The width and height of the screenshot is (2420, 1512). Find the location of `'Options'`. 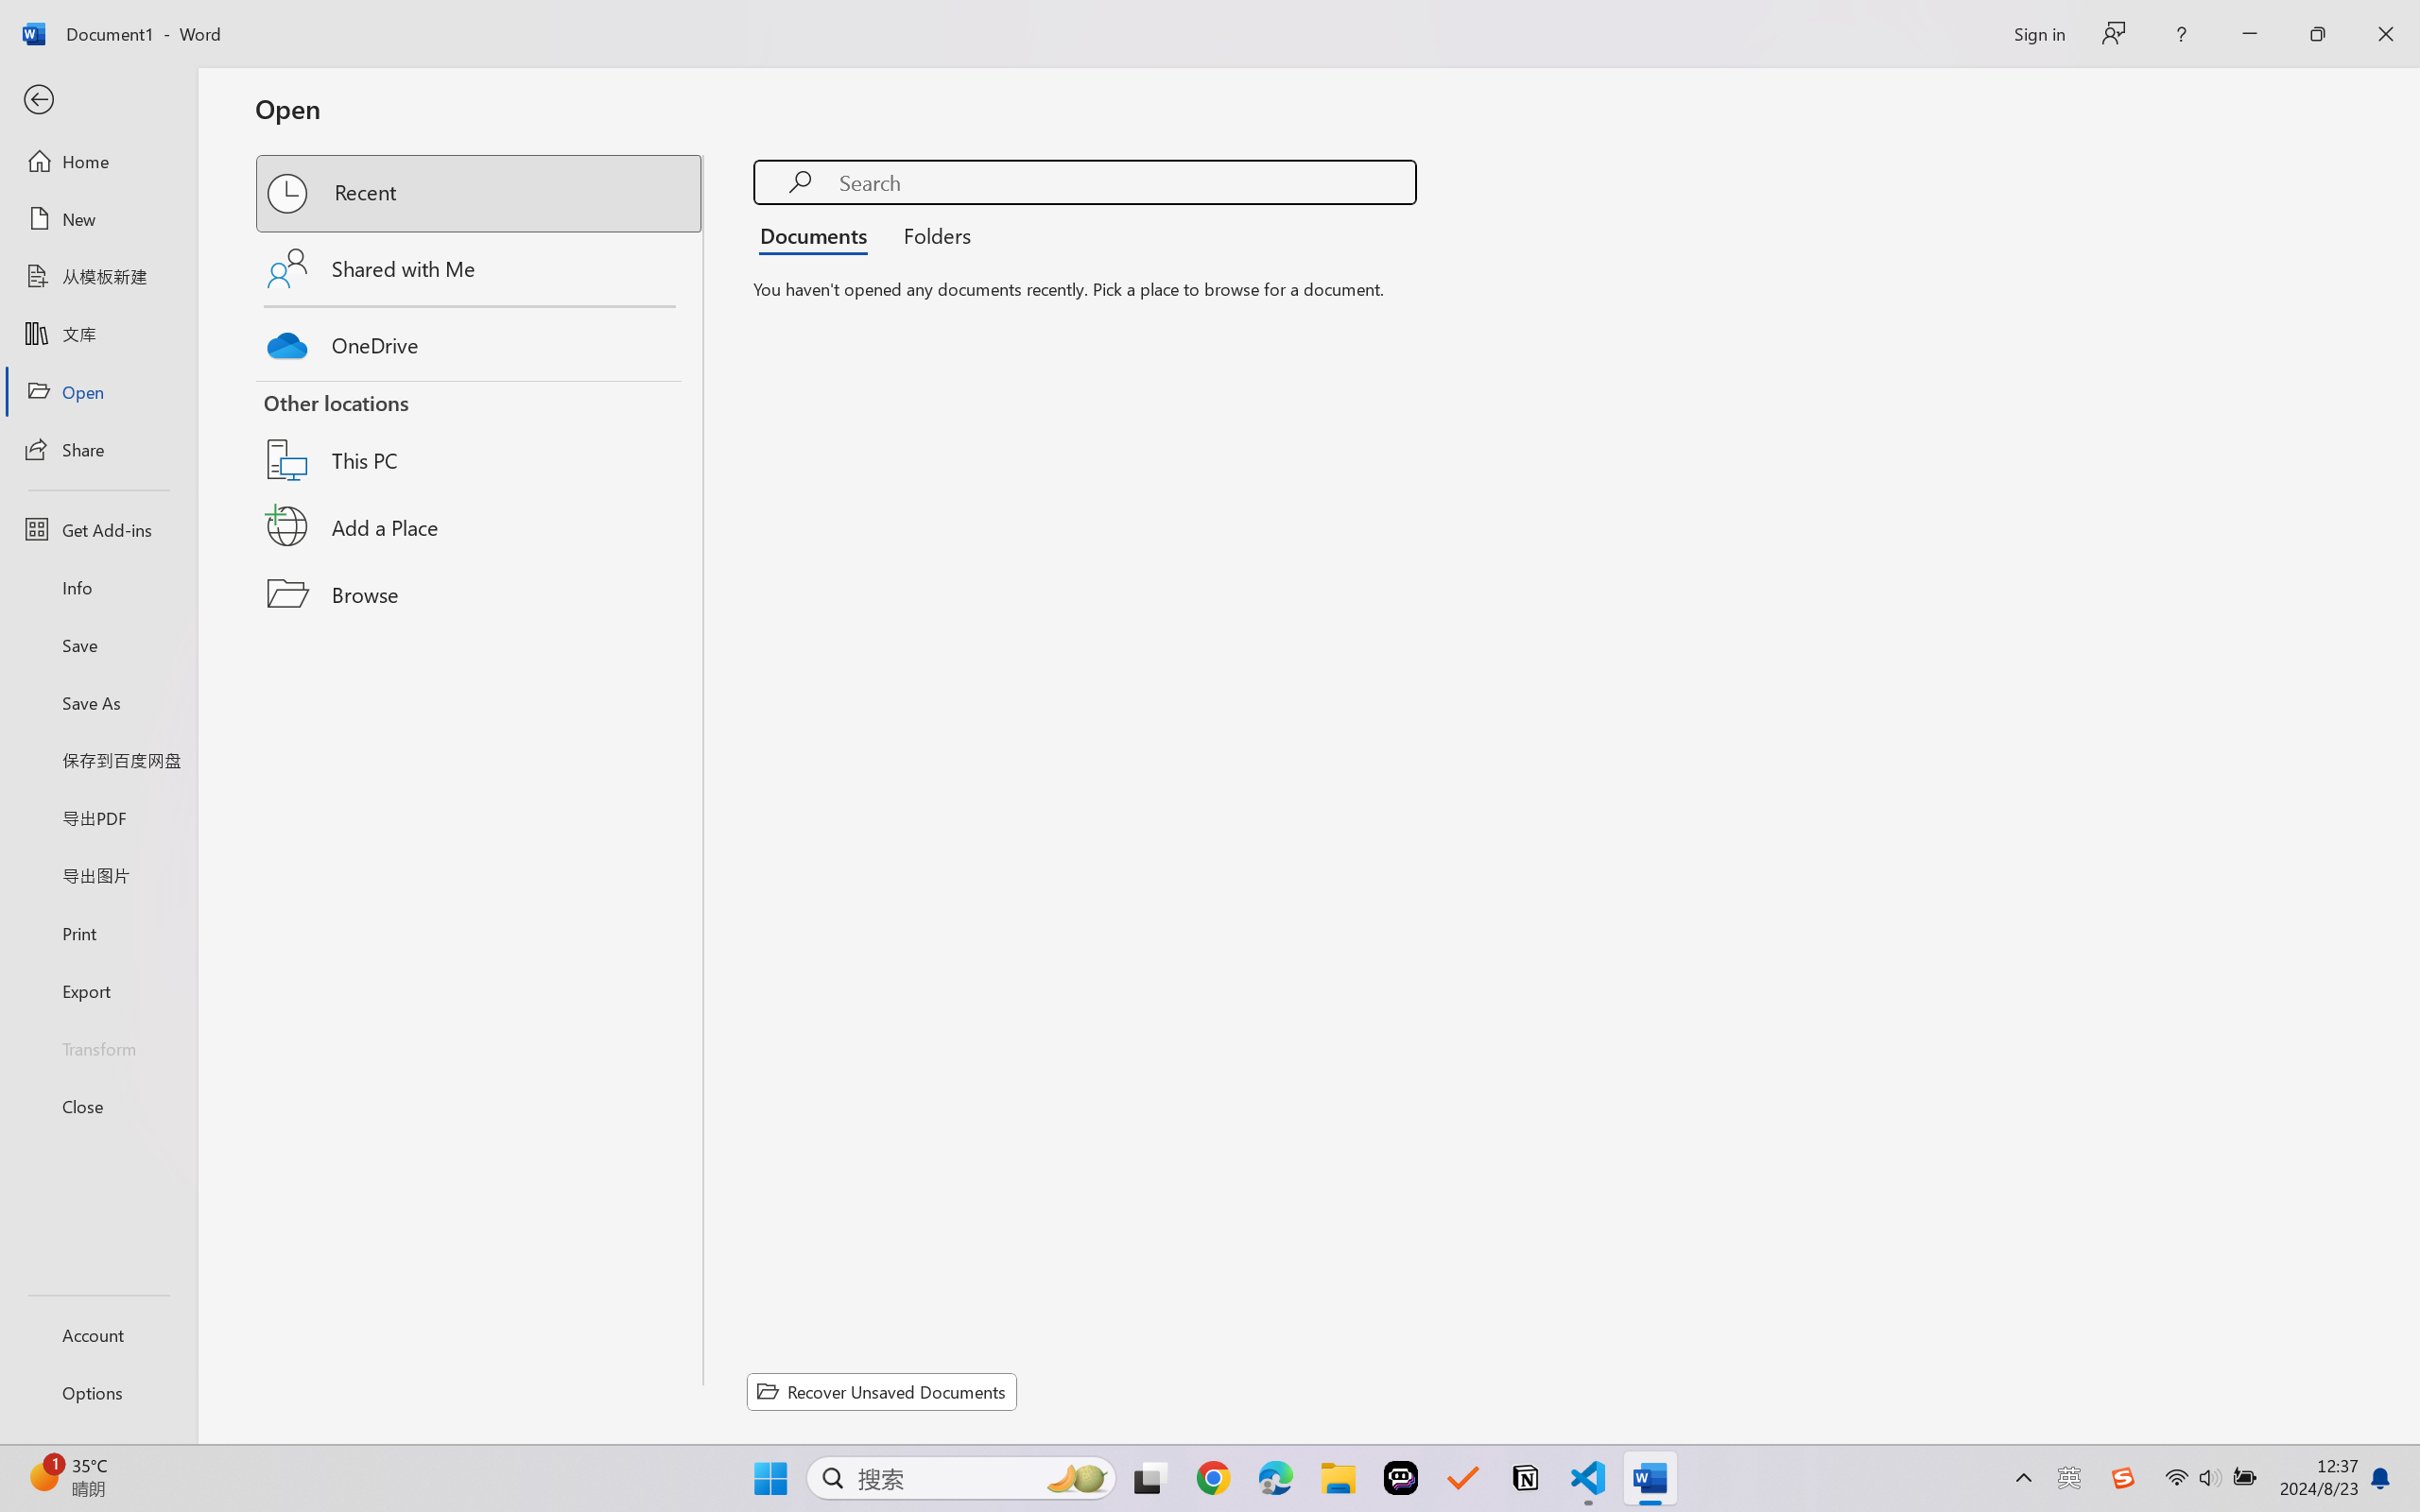

'Options' is located at coordinates (97, 1391).